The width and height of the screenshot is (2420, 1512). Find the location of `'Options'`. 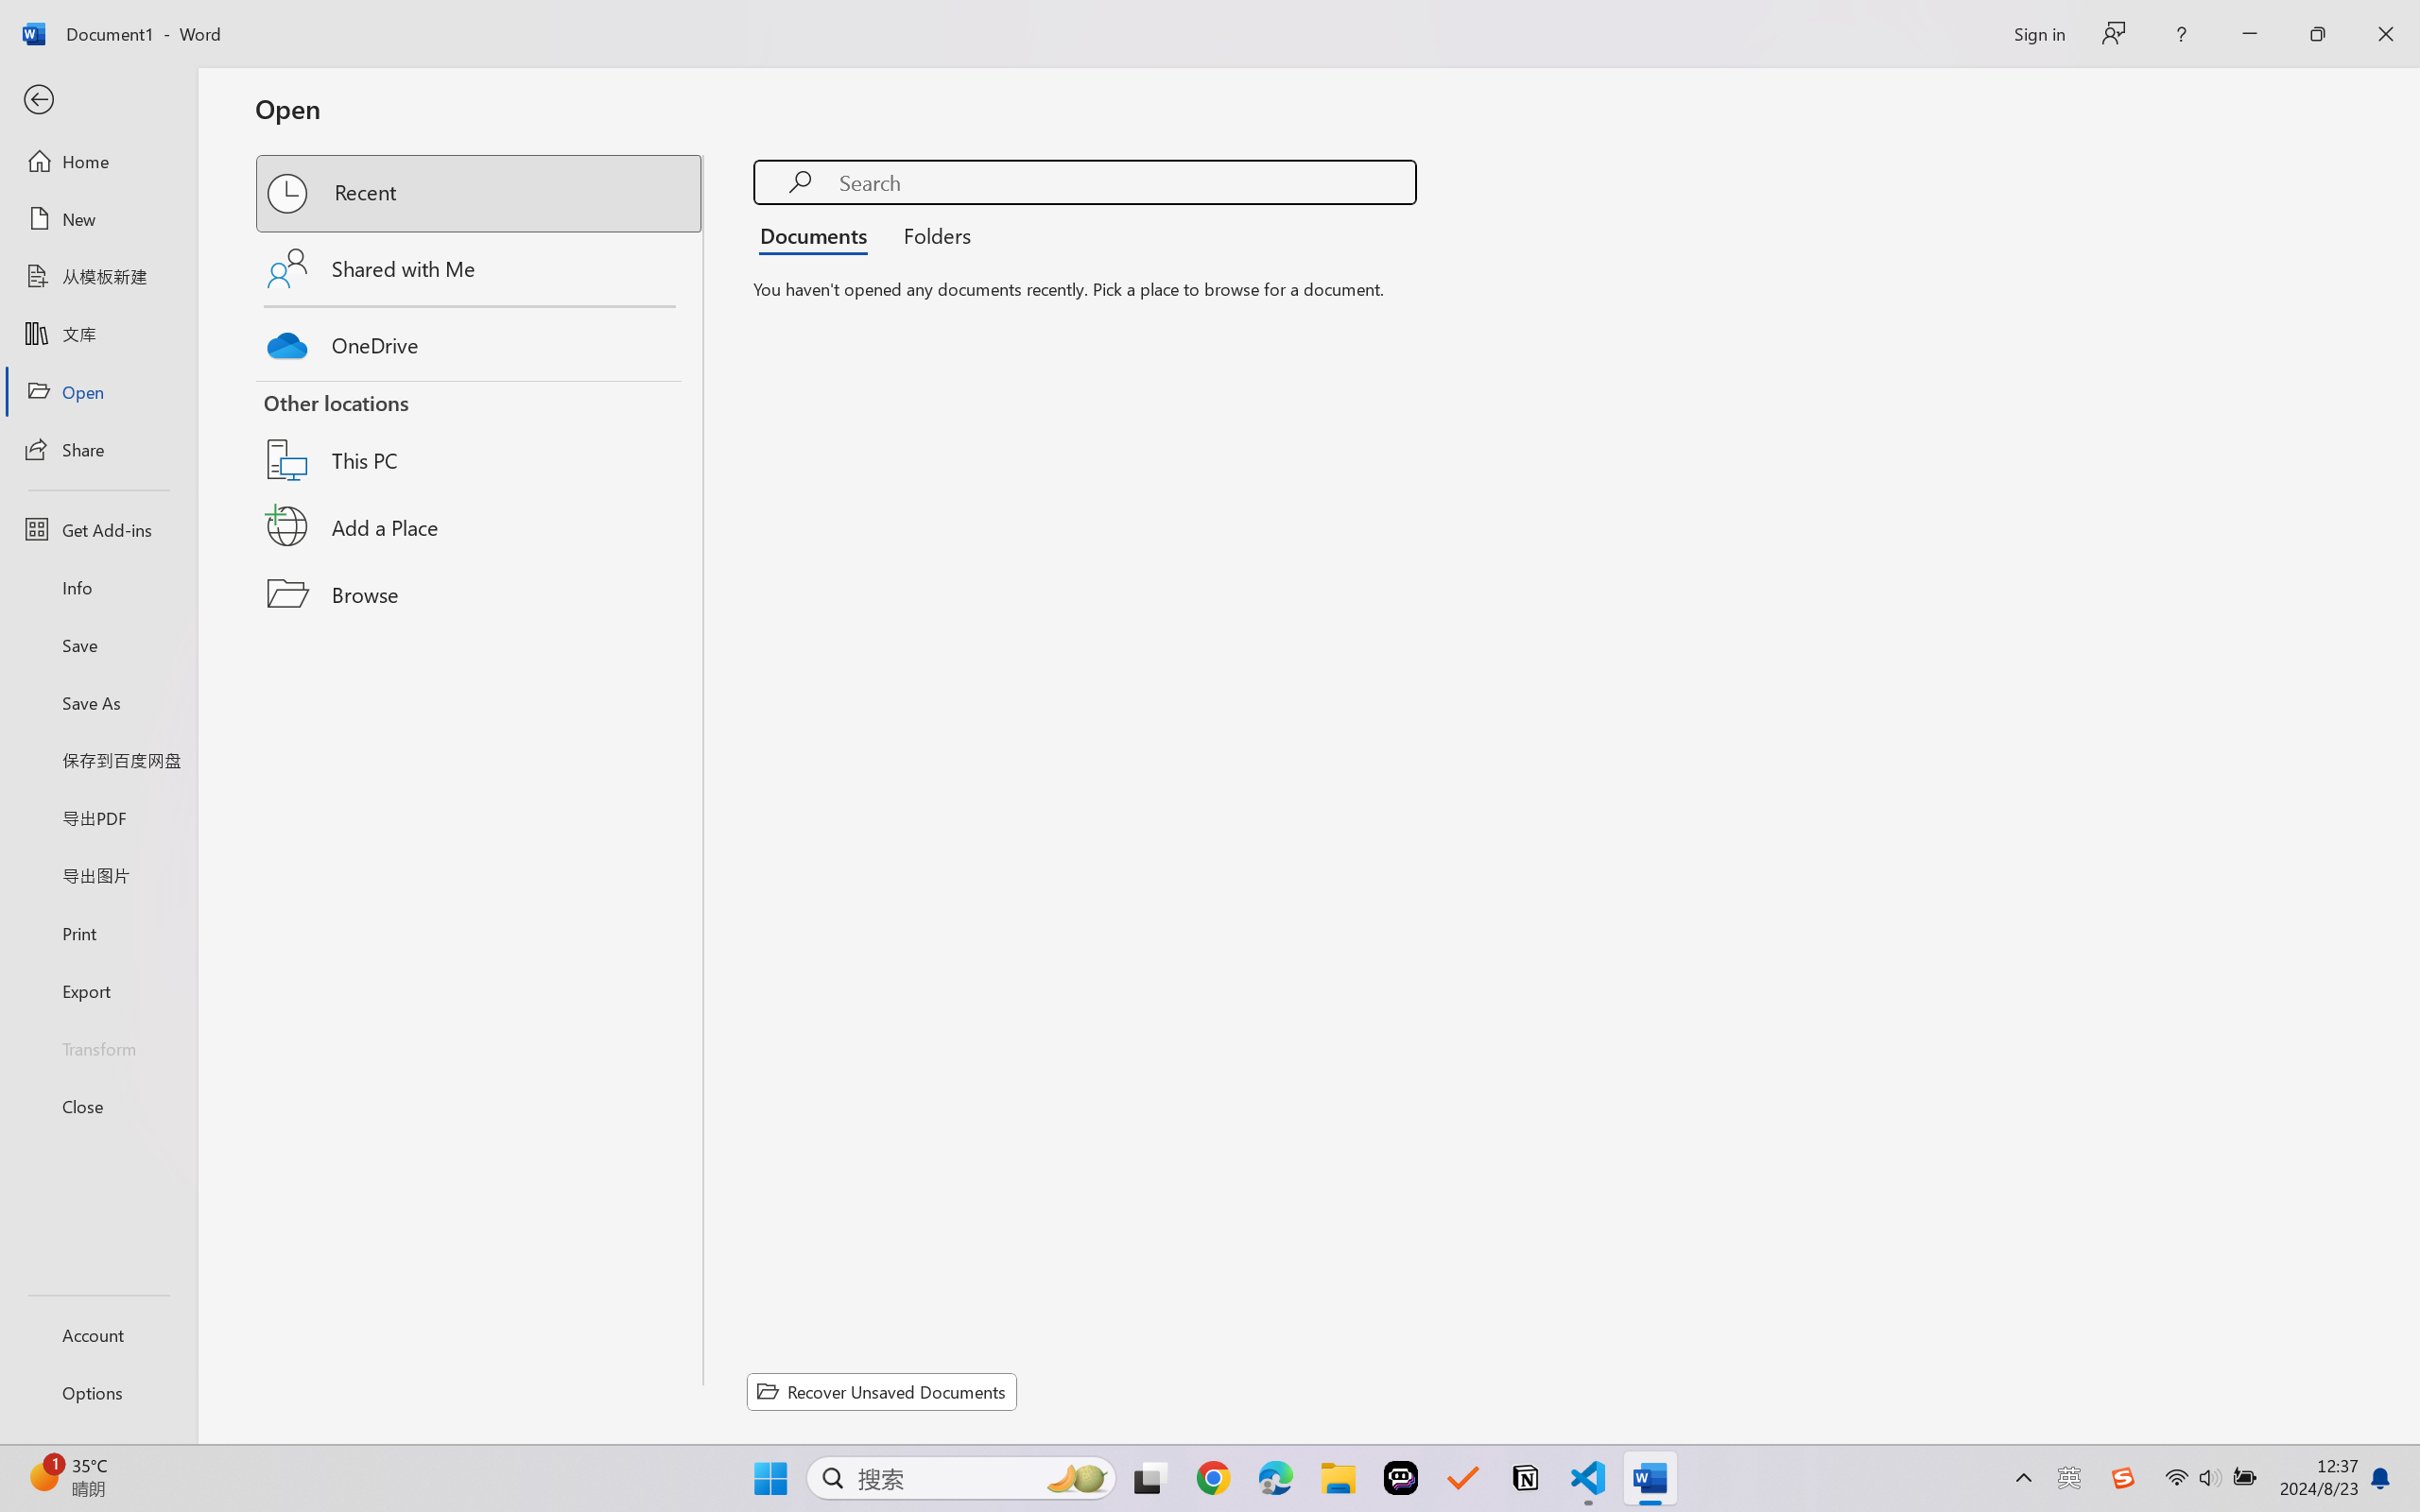

'Options' is located at coordinates (97, 1391).